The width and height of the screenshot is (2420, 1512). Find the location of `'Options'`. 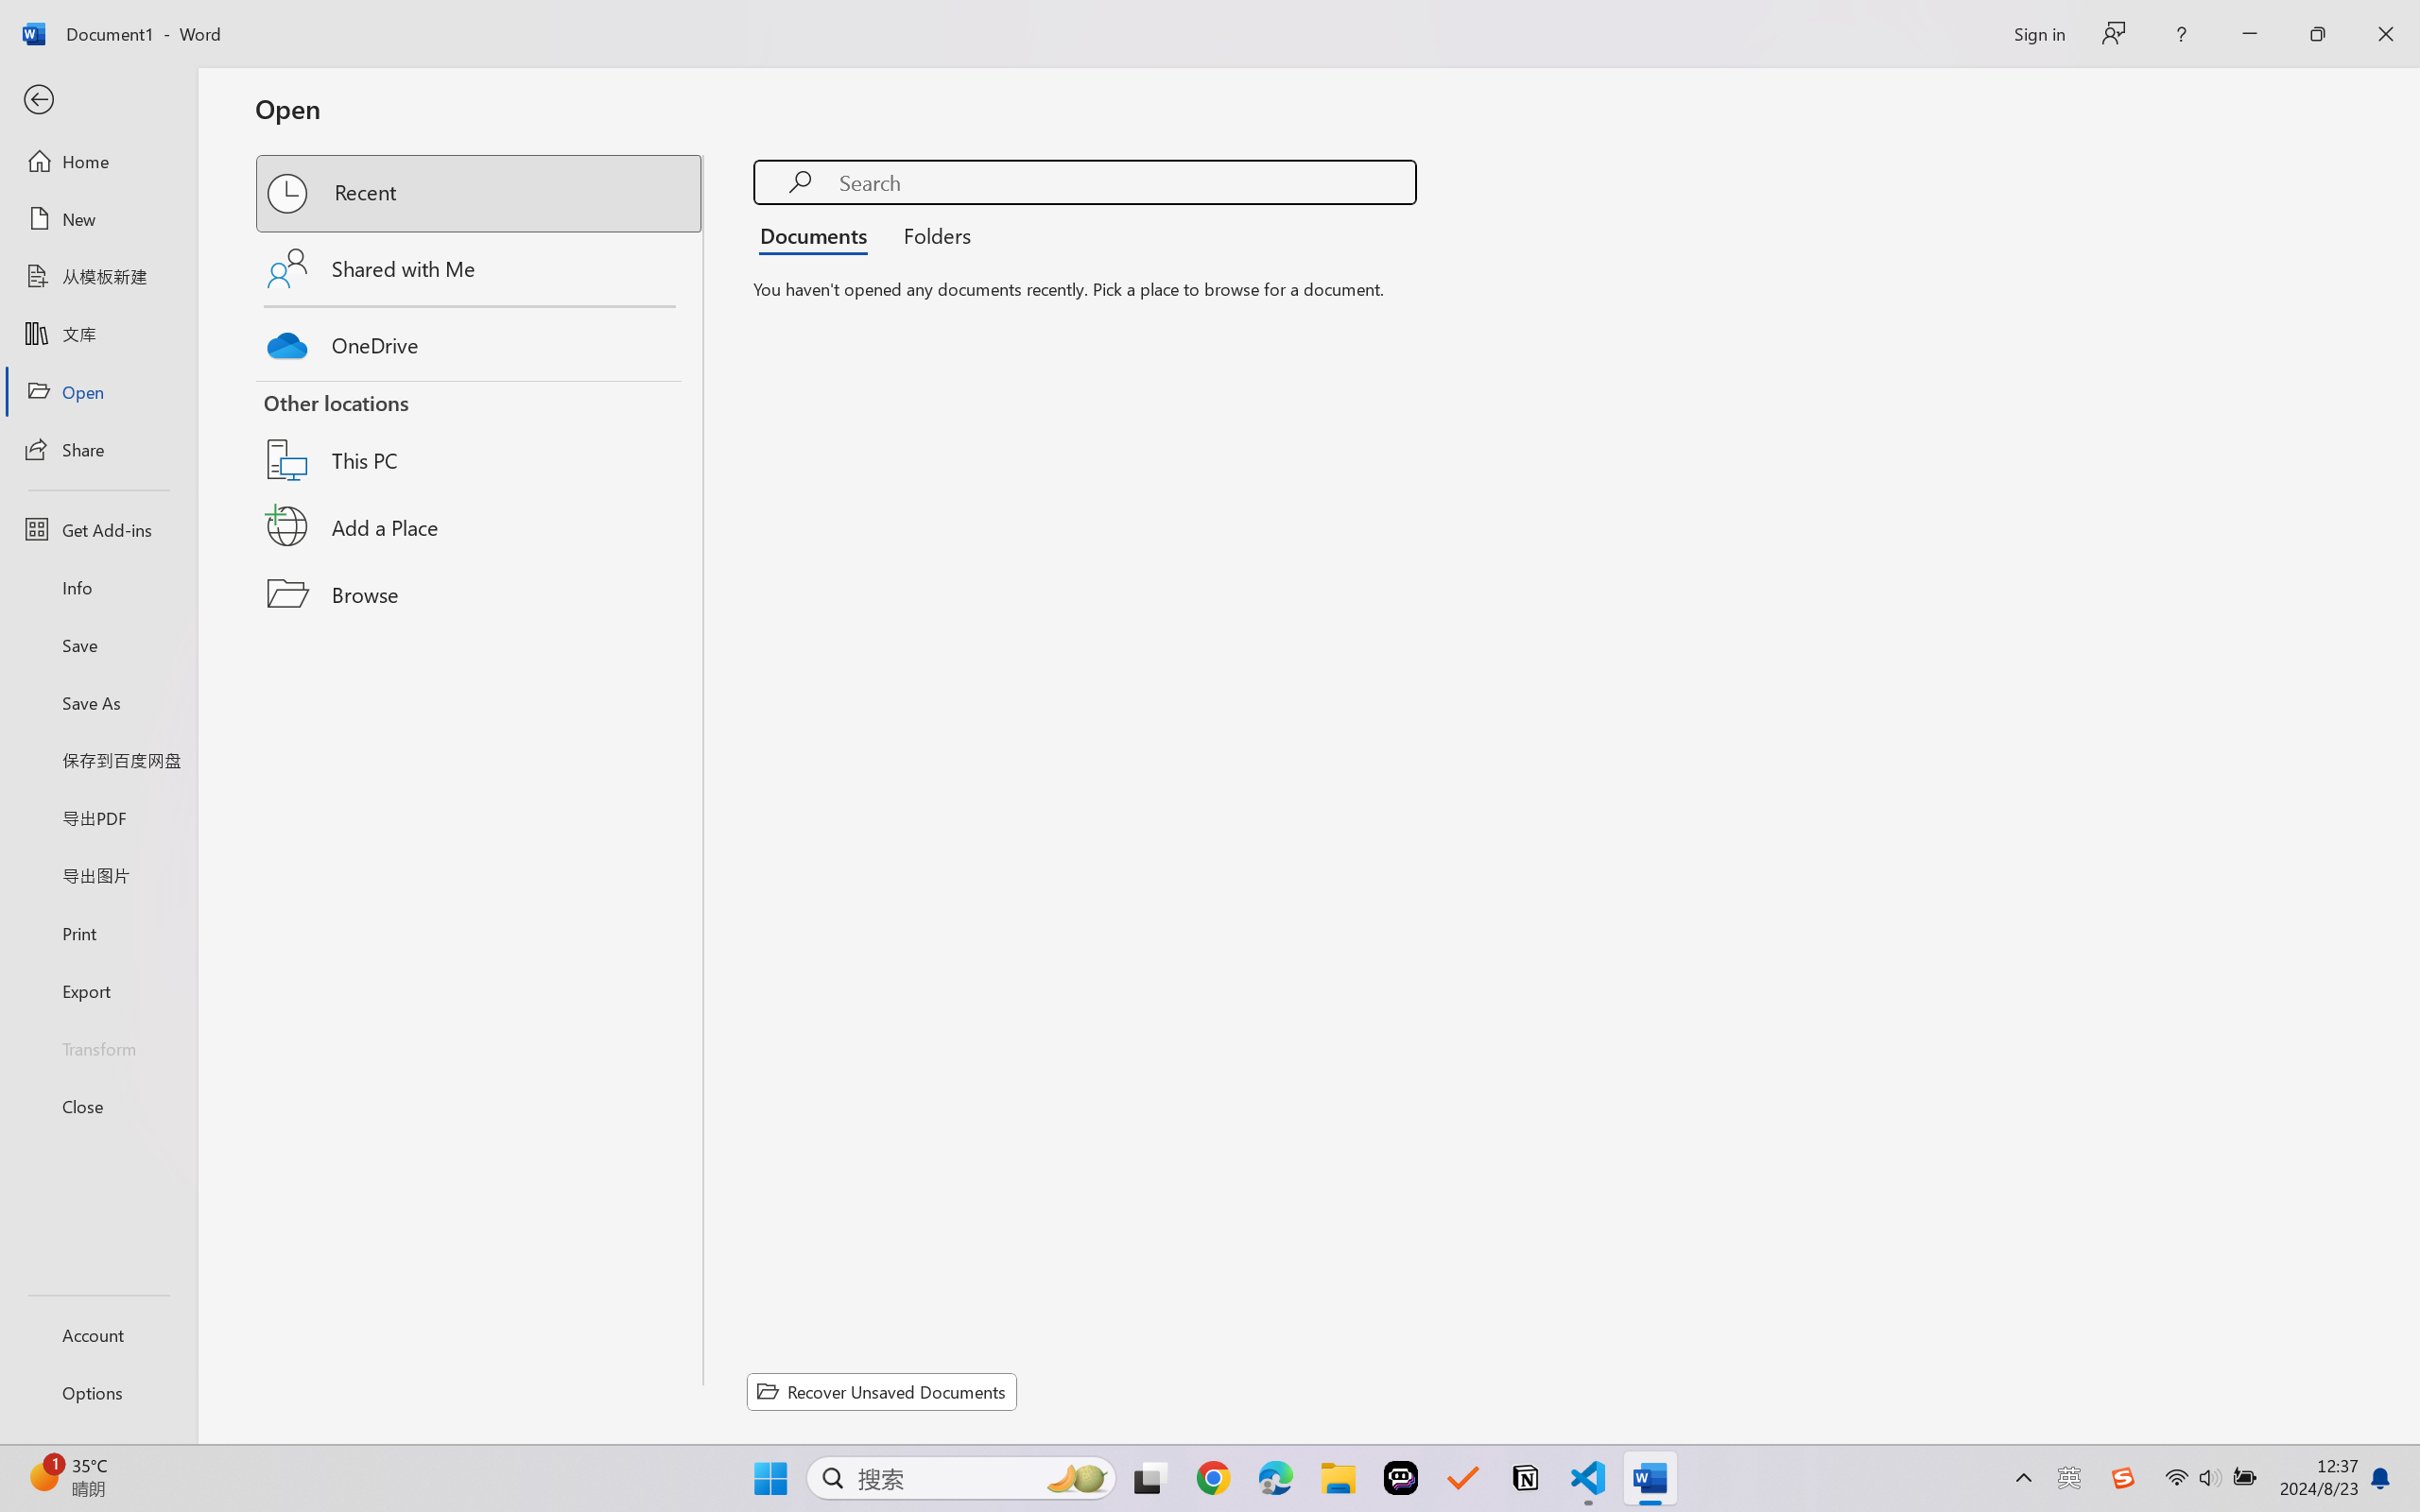

'Options' is located at coordinates (97, 1391).